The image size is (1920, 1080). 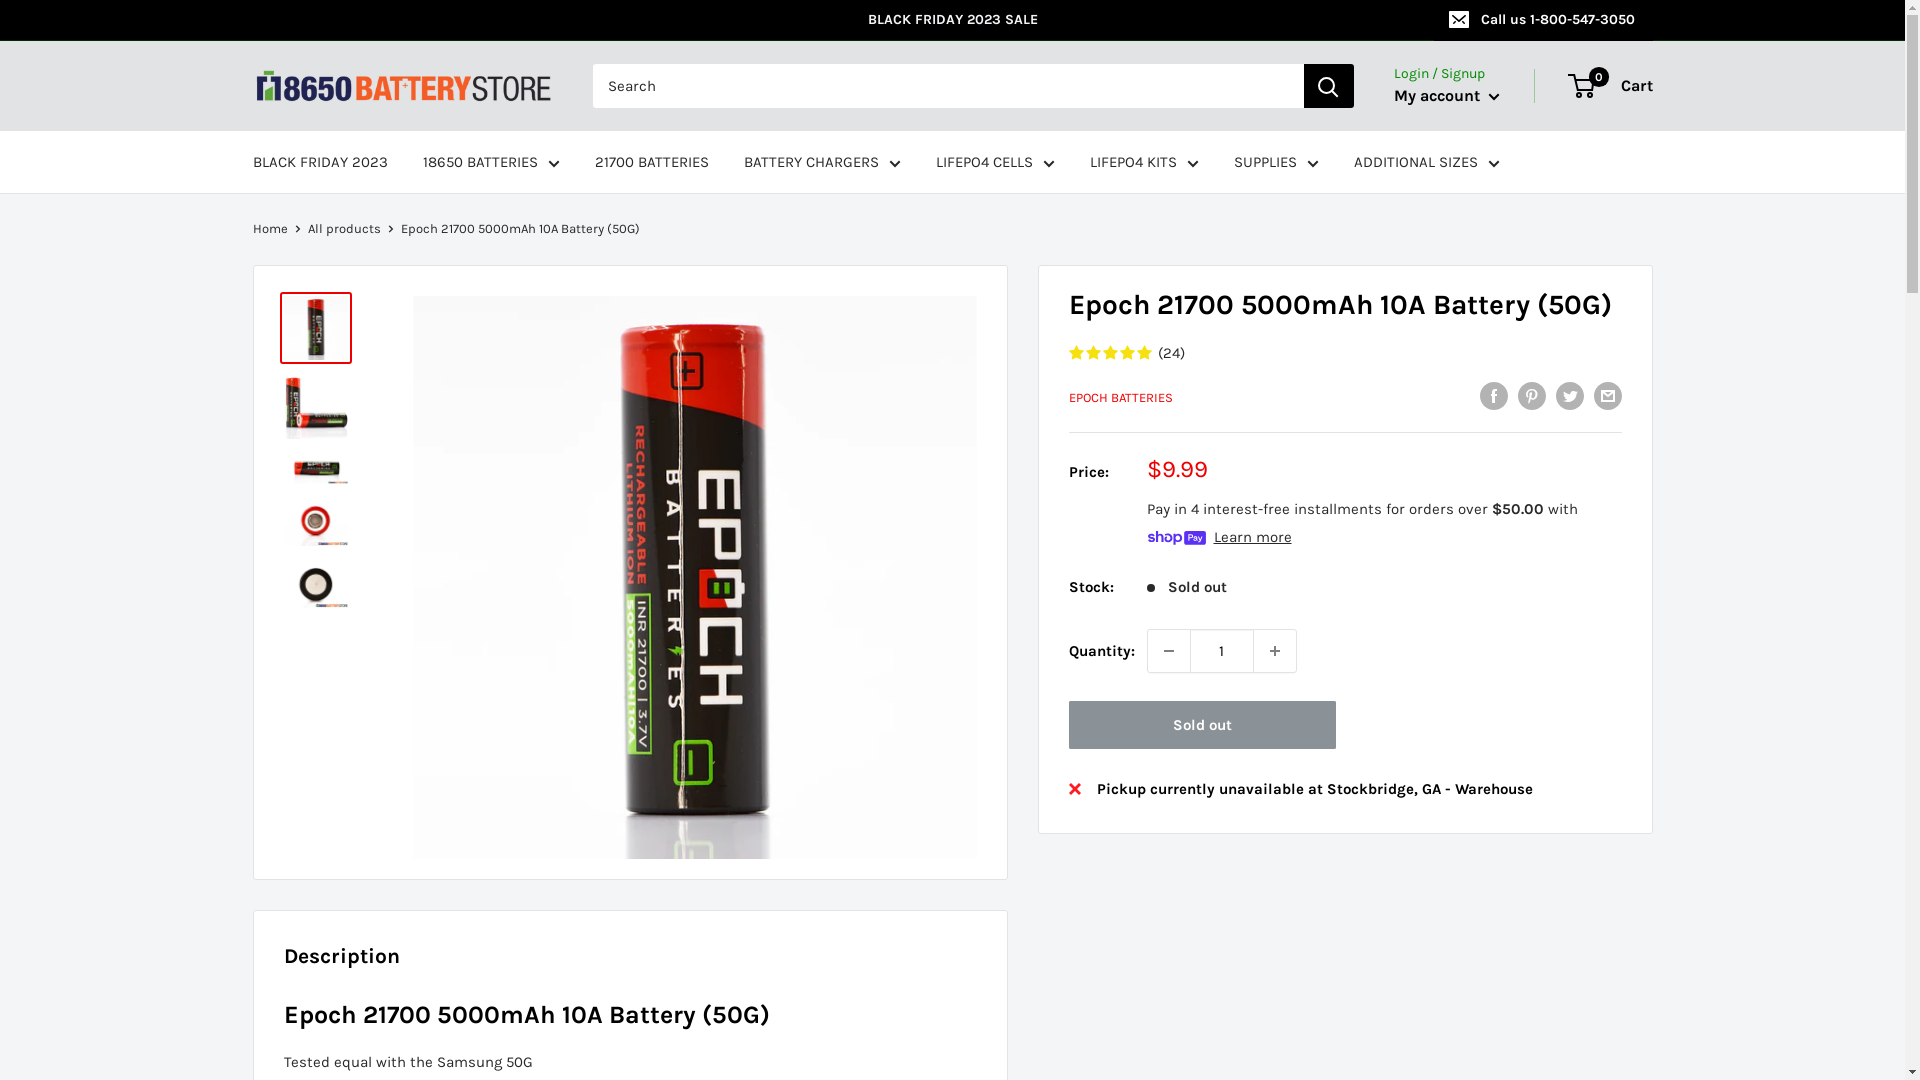 I want to click on '21700 BATTERIES', so click(x=593, y=161).